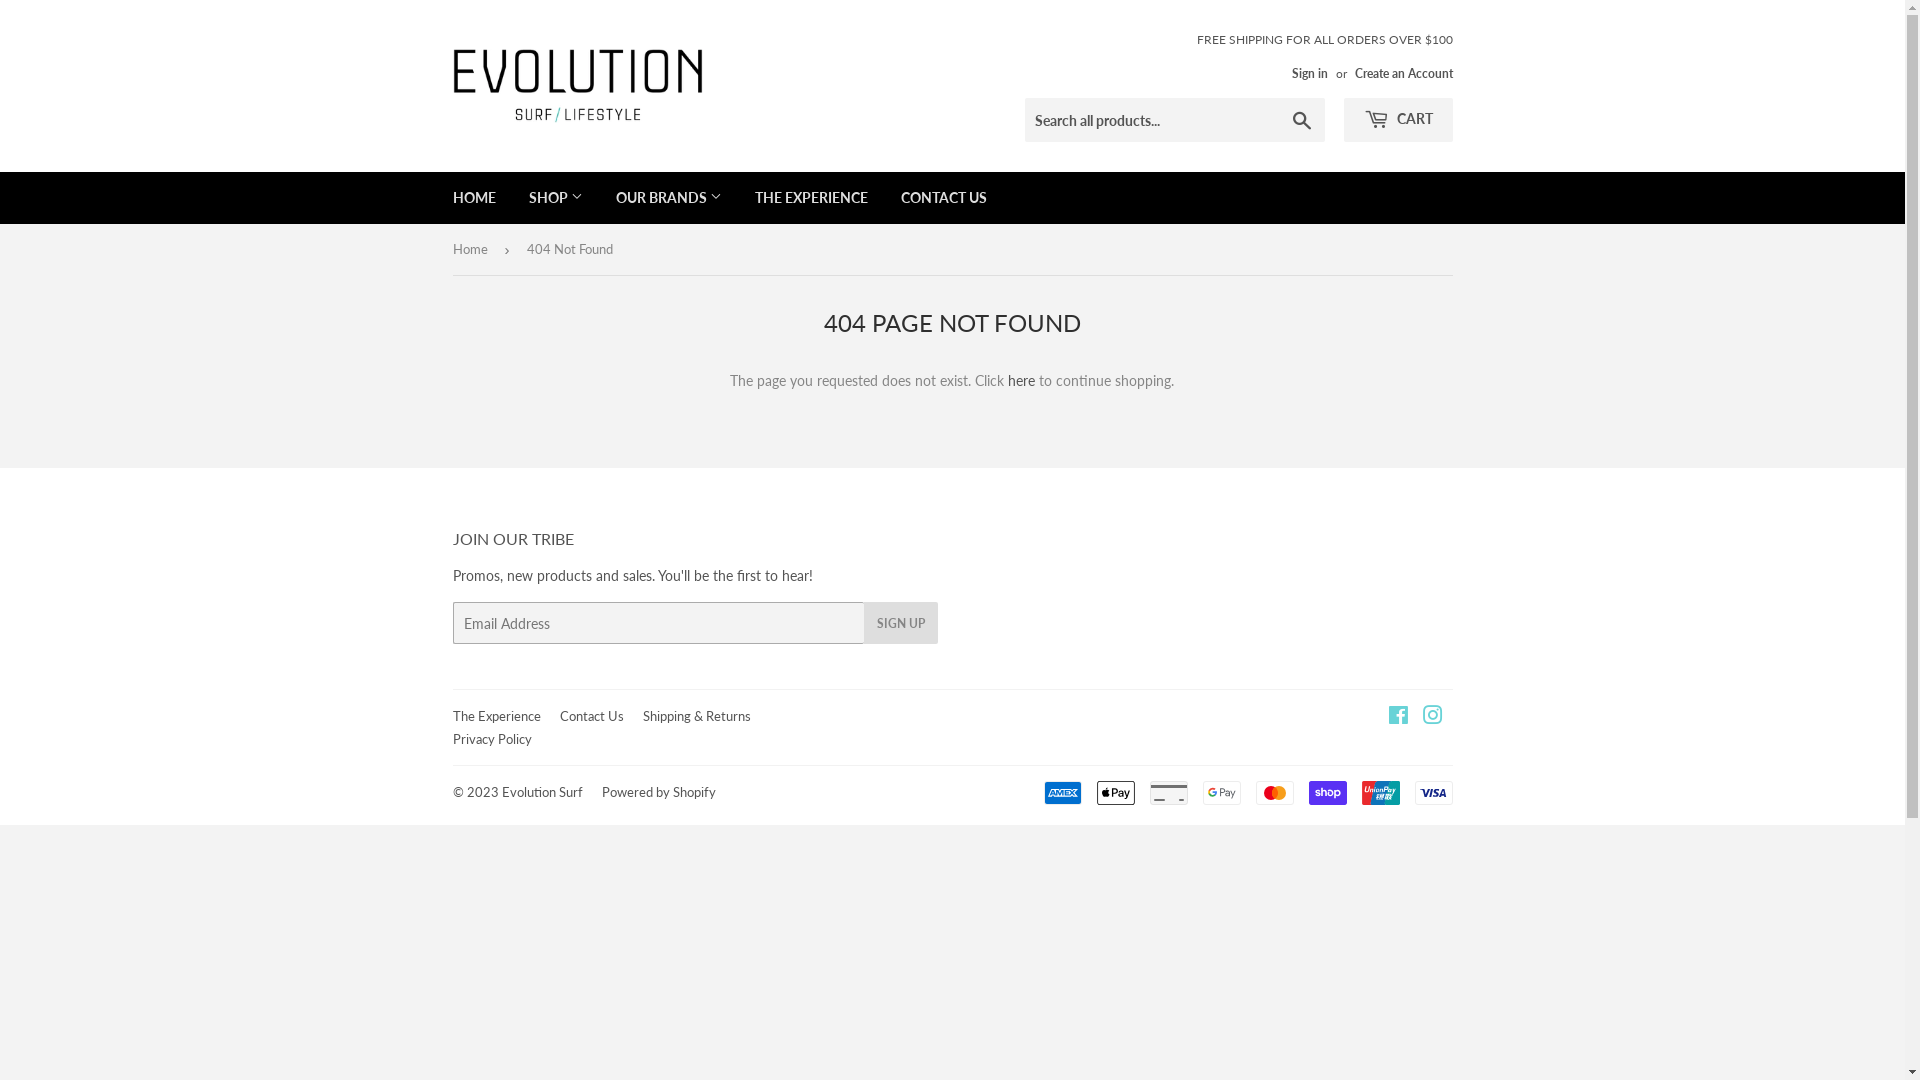  Describe the element at coordinates (1310, 72) in the screenshot. I see `'Sign in'` at that location.